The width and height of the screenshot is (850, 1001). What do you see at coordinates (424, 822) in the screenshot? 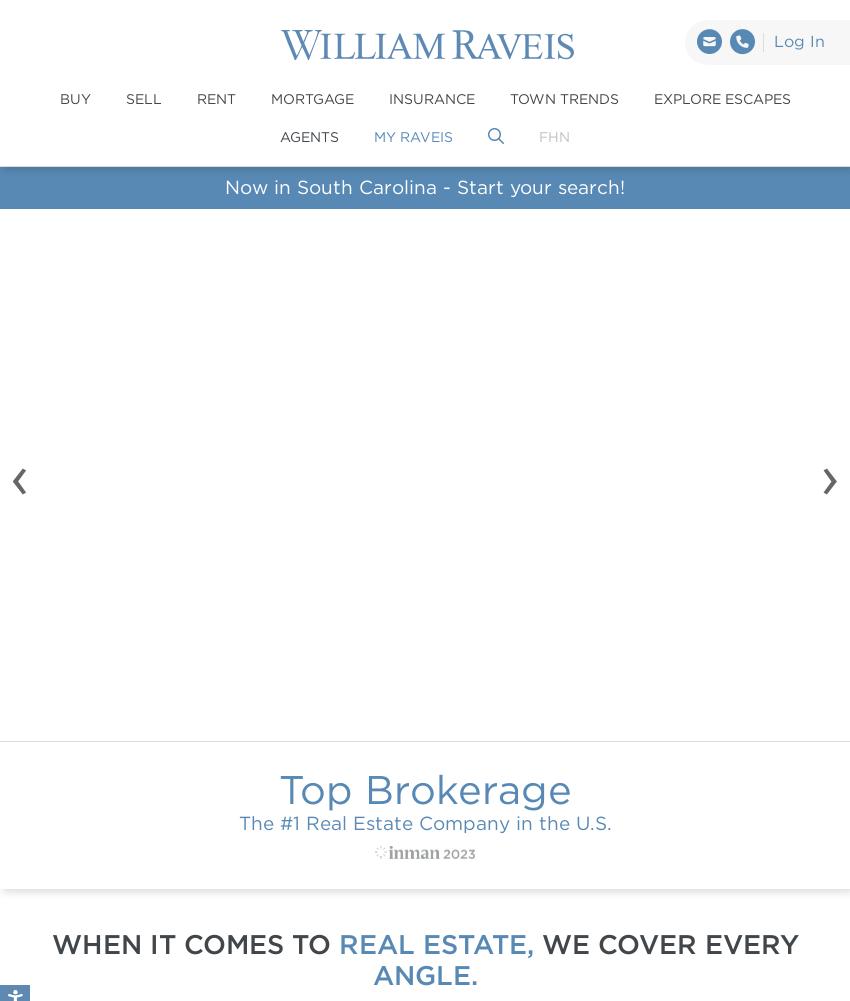
I see `'The #1 Real Estate Company in the U.S.'` at bounding box center [424, 822].